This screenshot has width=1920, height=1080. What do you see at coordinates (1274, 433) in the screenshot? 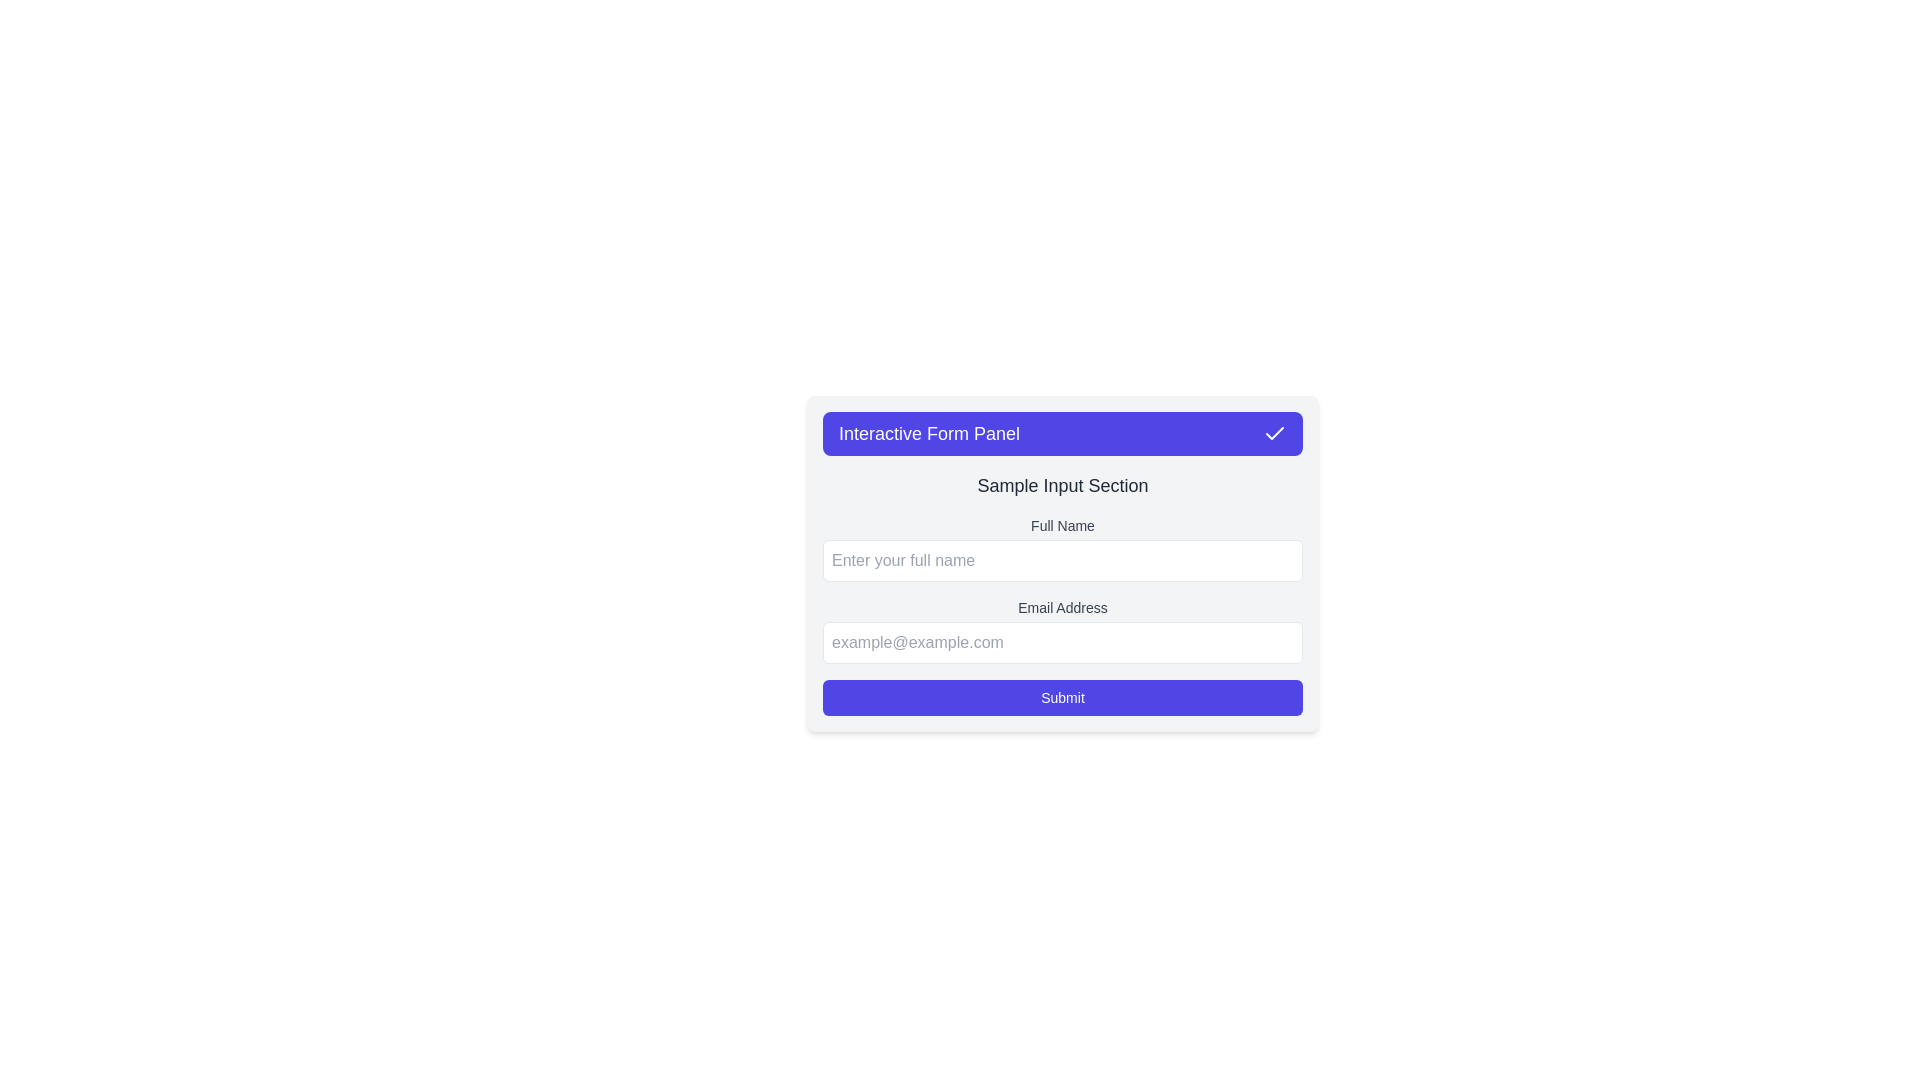
I see `the small white checkmark icon located on the right side of the purple header labeled 'Interactive Form Panel'` at bounding box center [1274, 433].